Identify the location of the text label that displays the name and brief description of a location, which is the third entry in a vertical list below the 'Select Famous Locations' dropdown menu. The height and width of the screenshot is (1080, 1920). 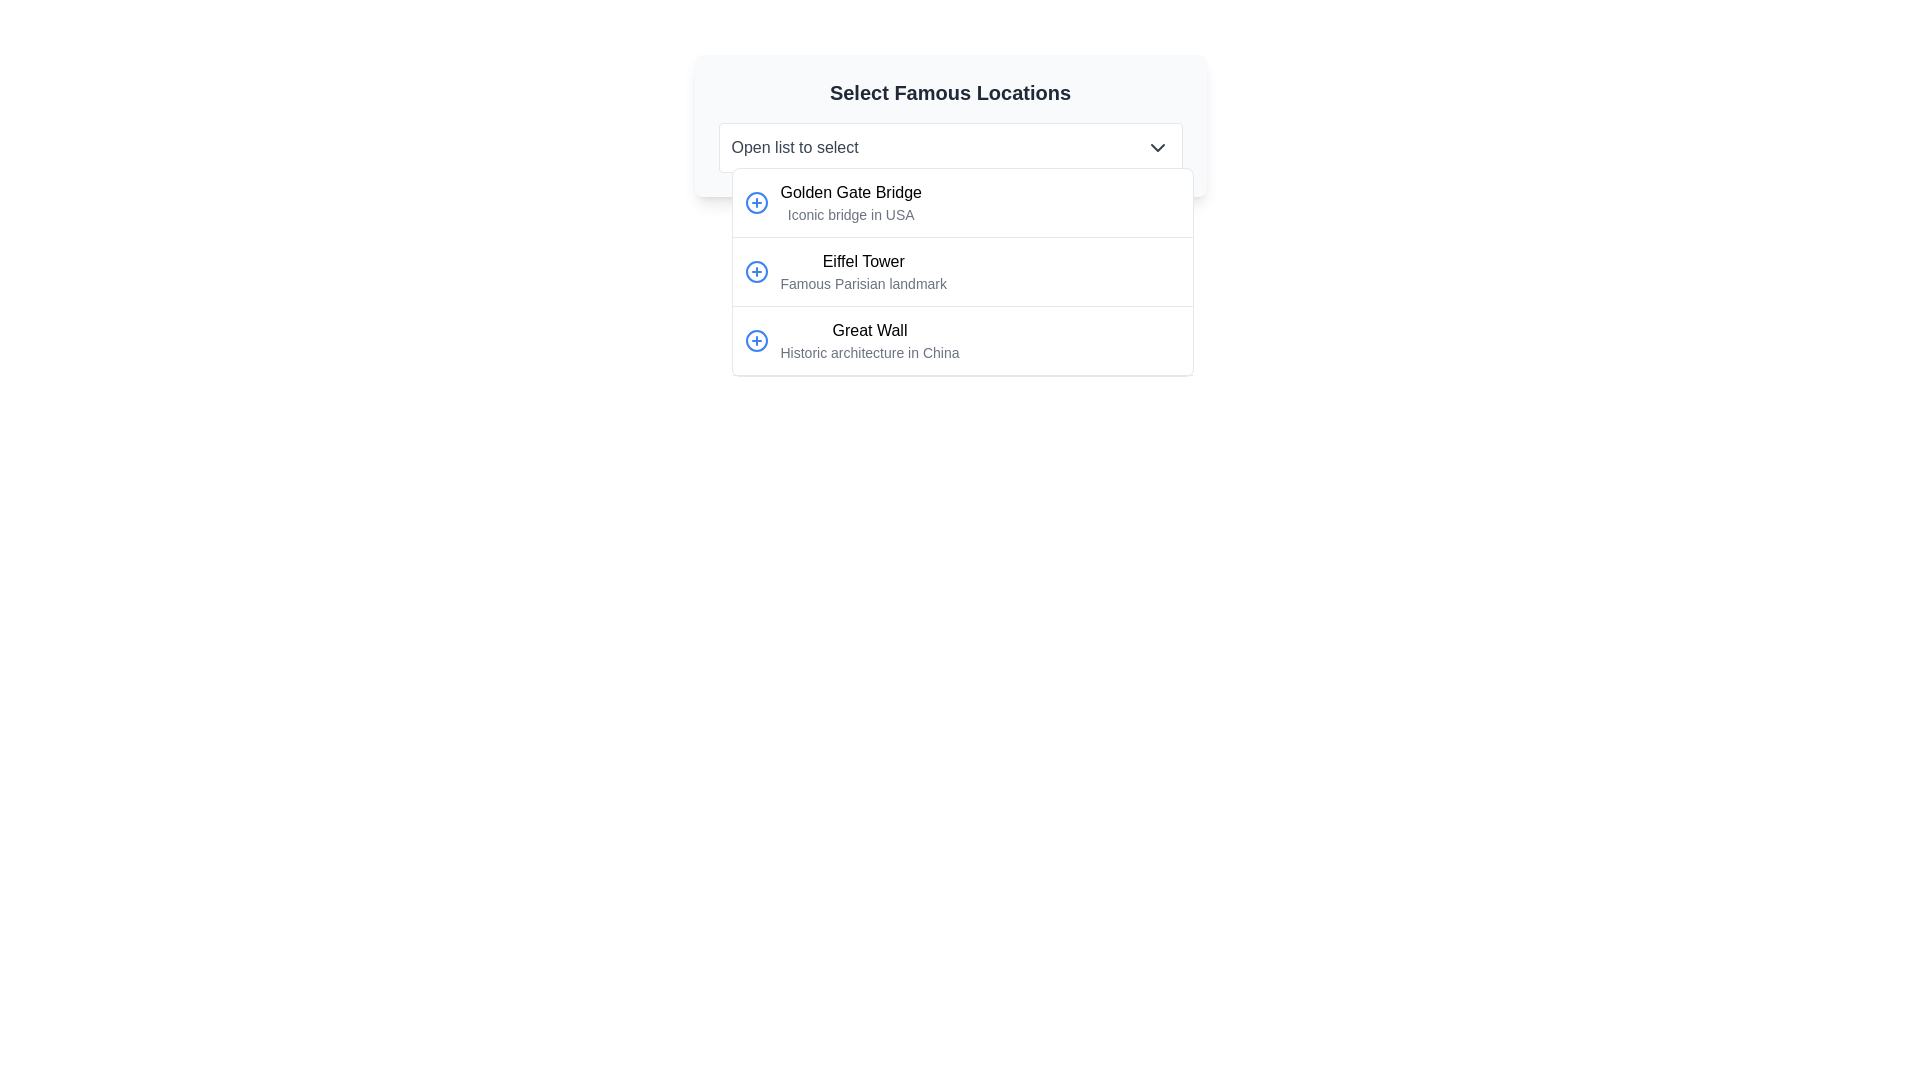
(869, 339).